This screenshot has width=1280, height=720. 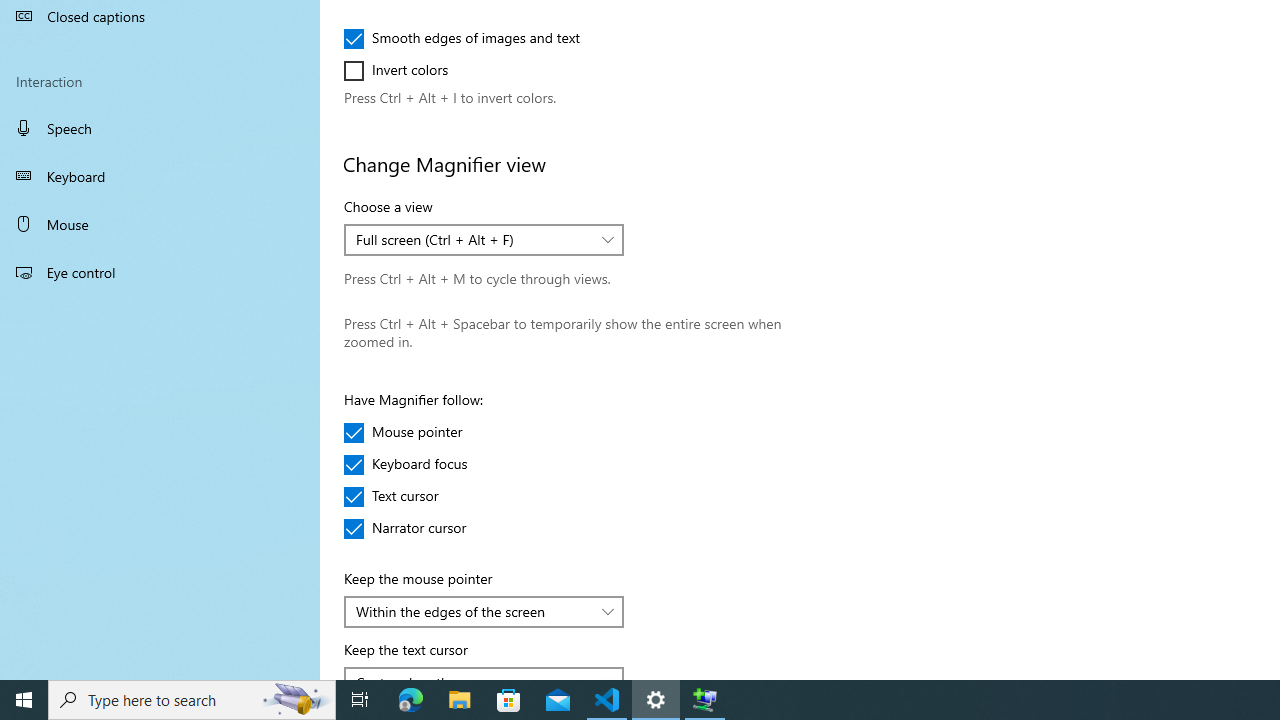 I want to click on 'Search highlights icon opens search home window', so click(x=294, y=698).